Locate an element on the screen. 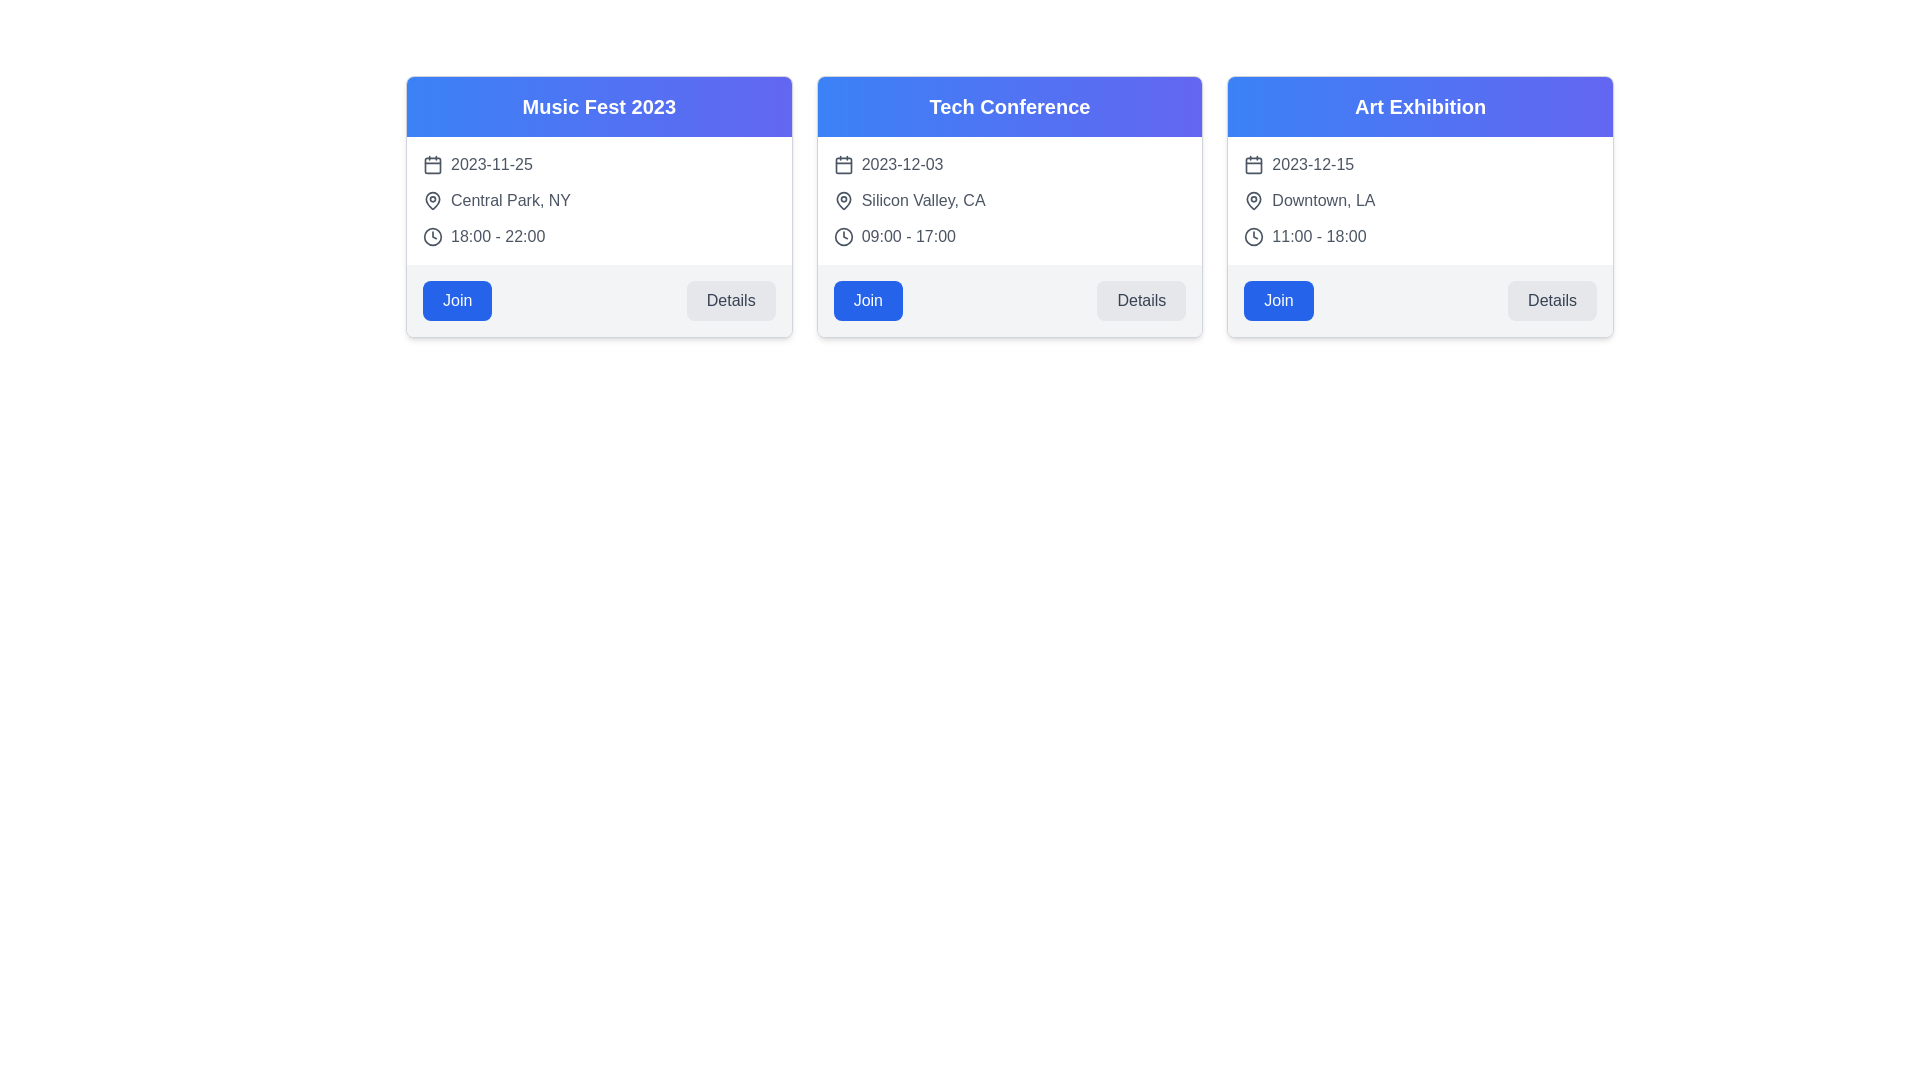  the clock icon located in the 'Music Fest 2023' card, which visually represents the schedule next to the text '18:00 - 22:00' is located at coordinates (431, 235).